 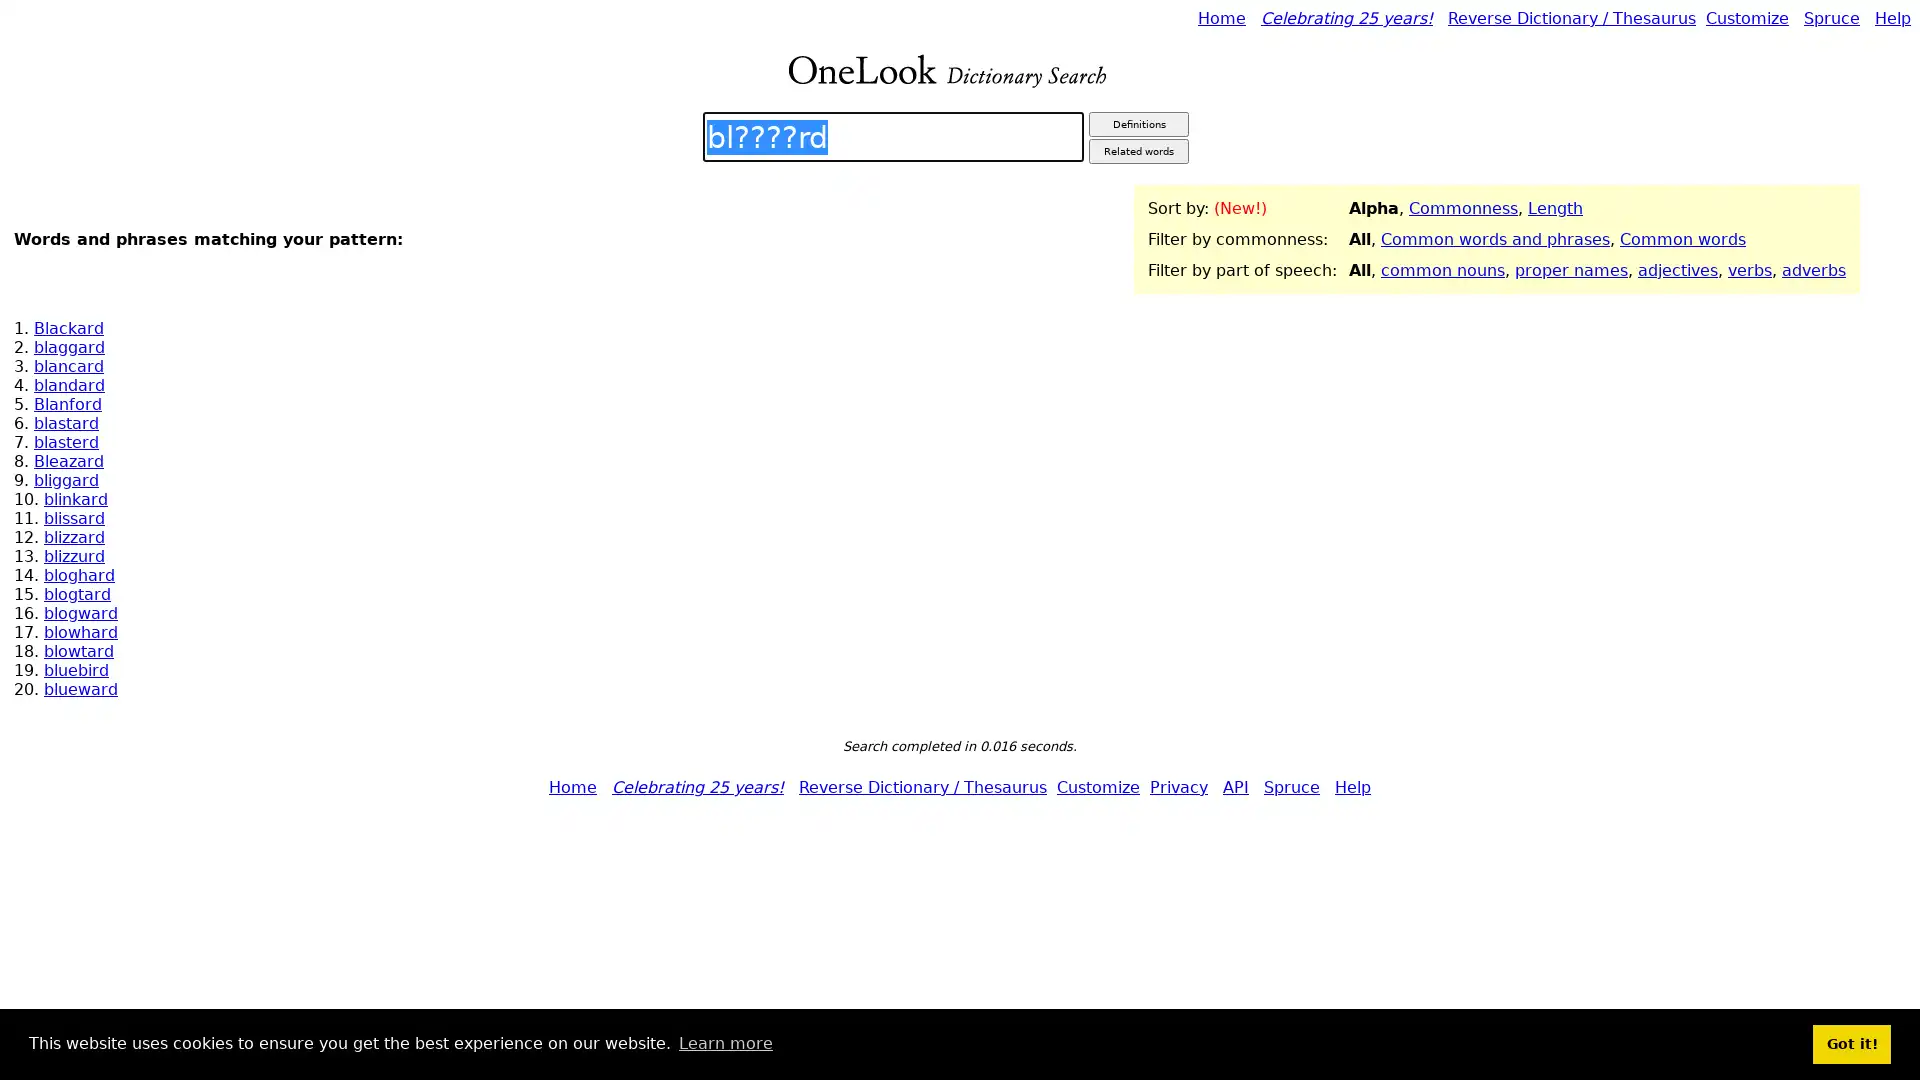 I want to click on Definitions, so click(x=1138, y=124).